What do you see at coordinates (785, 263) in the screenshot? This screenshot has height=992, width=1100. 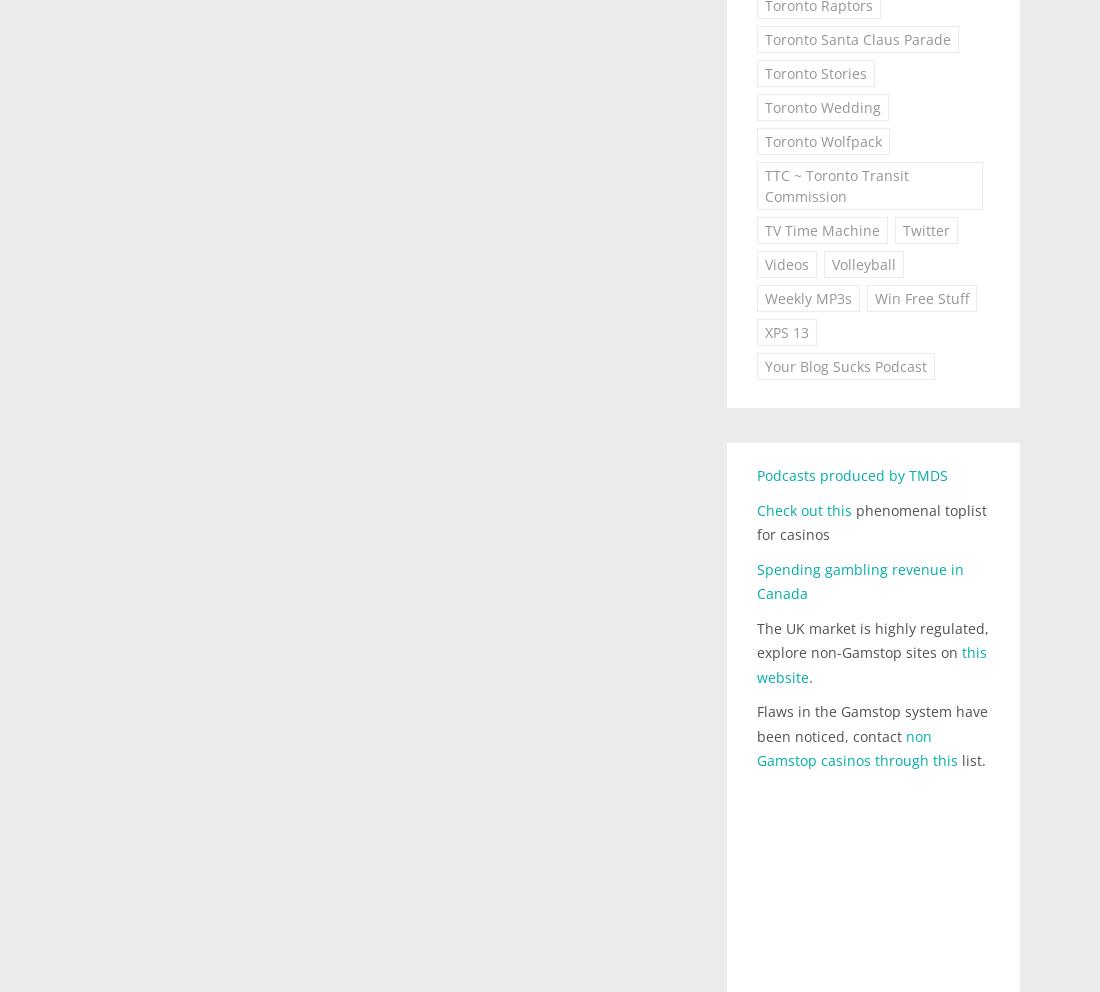 I see `'Videos'` at bounding box center [785, 263].